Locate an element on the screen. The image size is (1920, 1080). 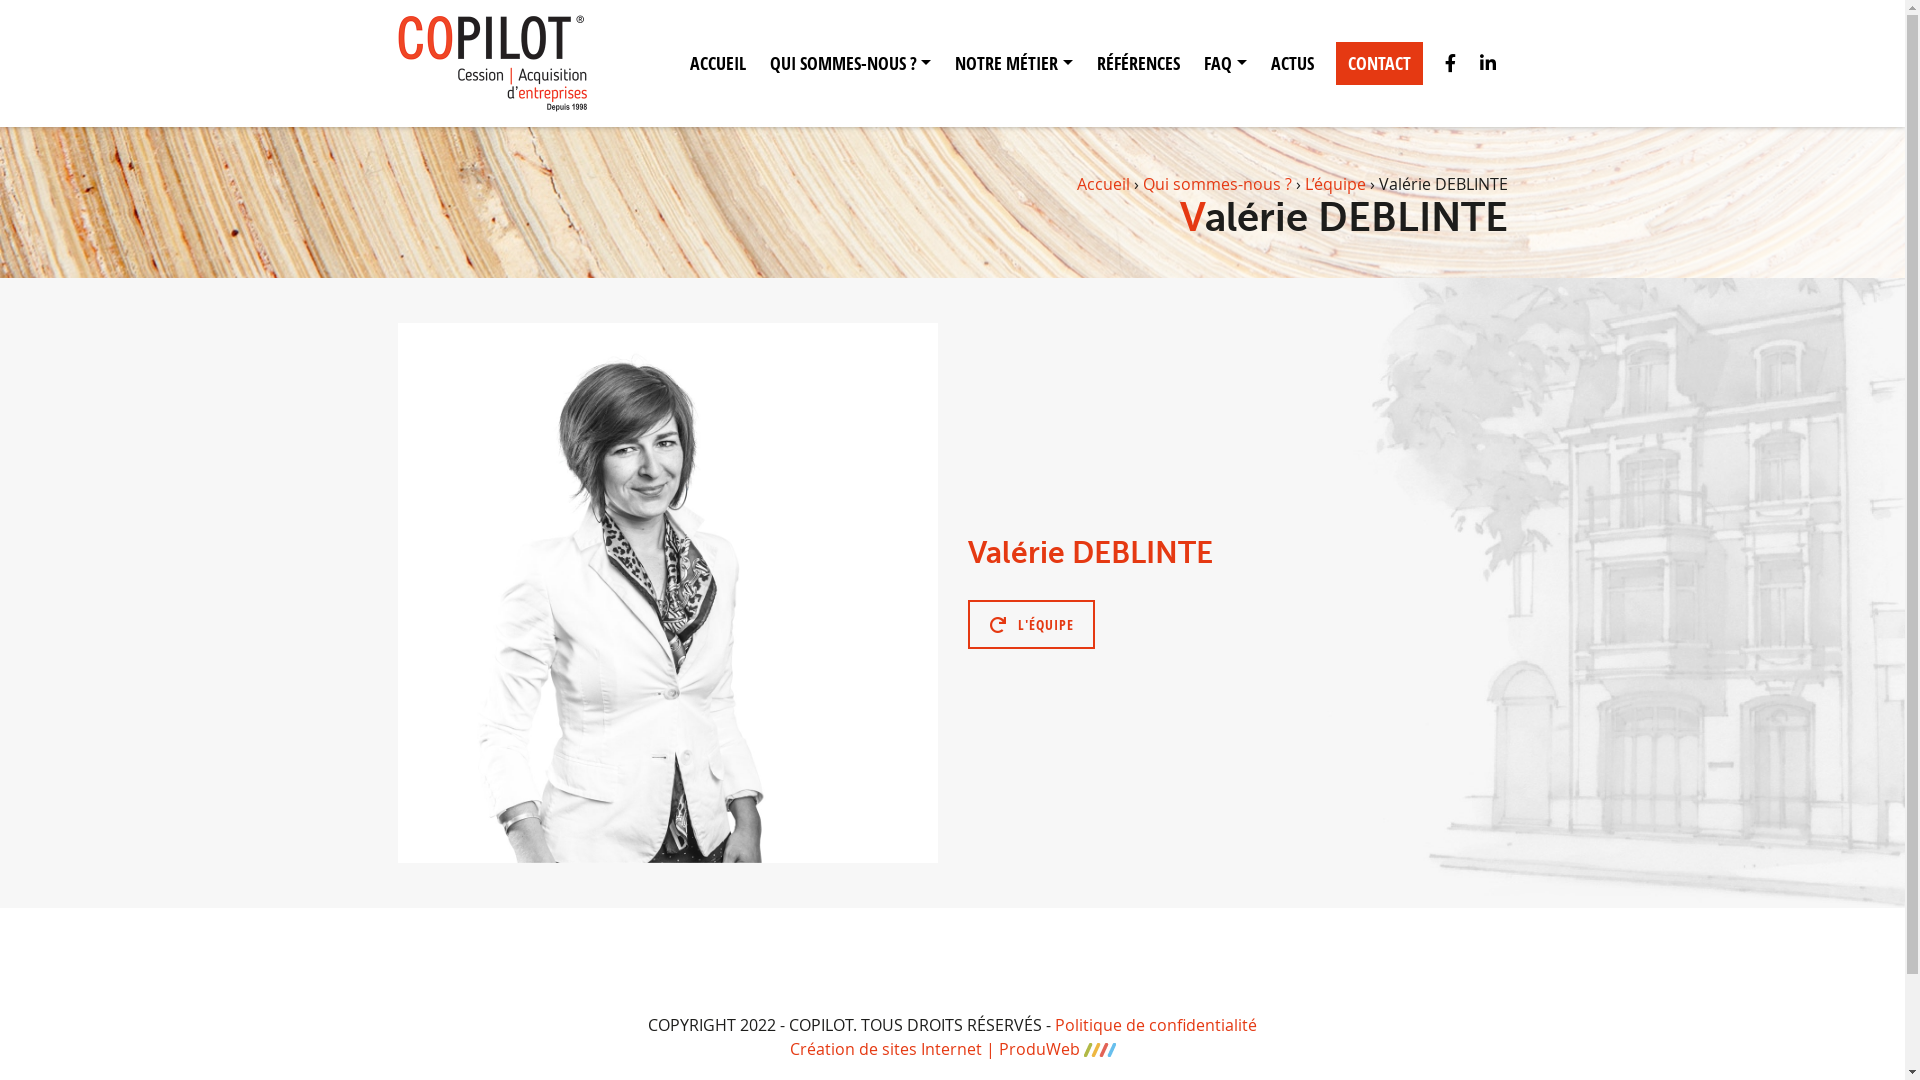
'CONTACT' is located at coordinates (1378, 62).